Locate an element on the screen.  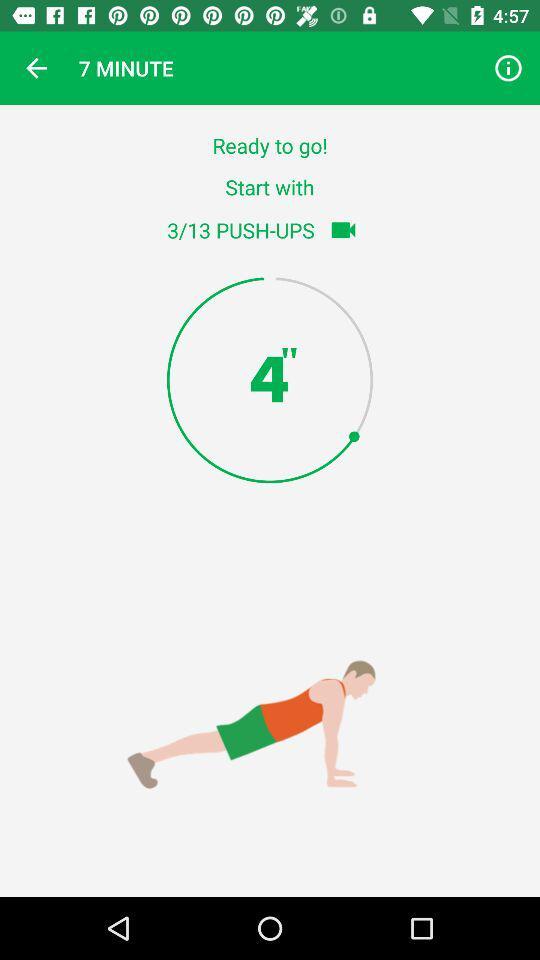
demonstration video is located at coordinates (342, 230).